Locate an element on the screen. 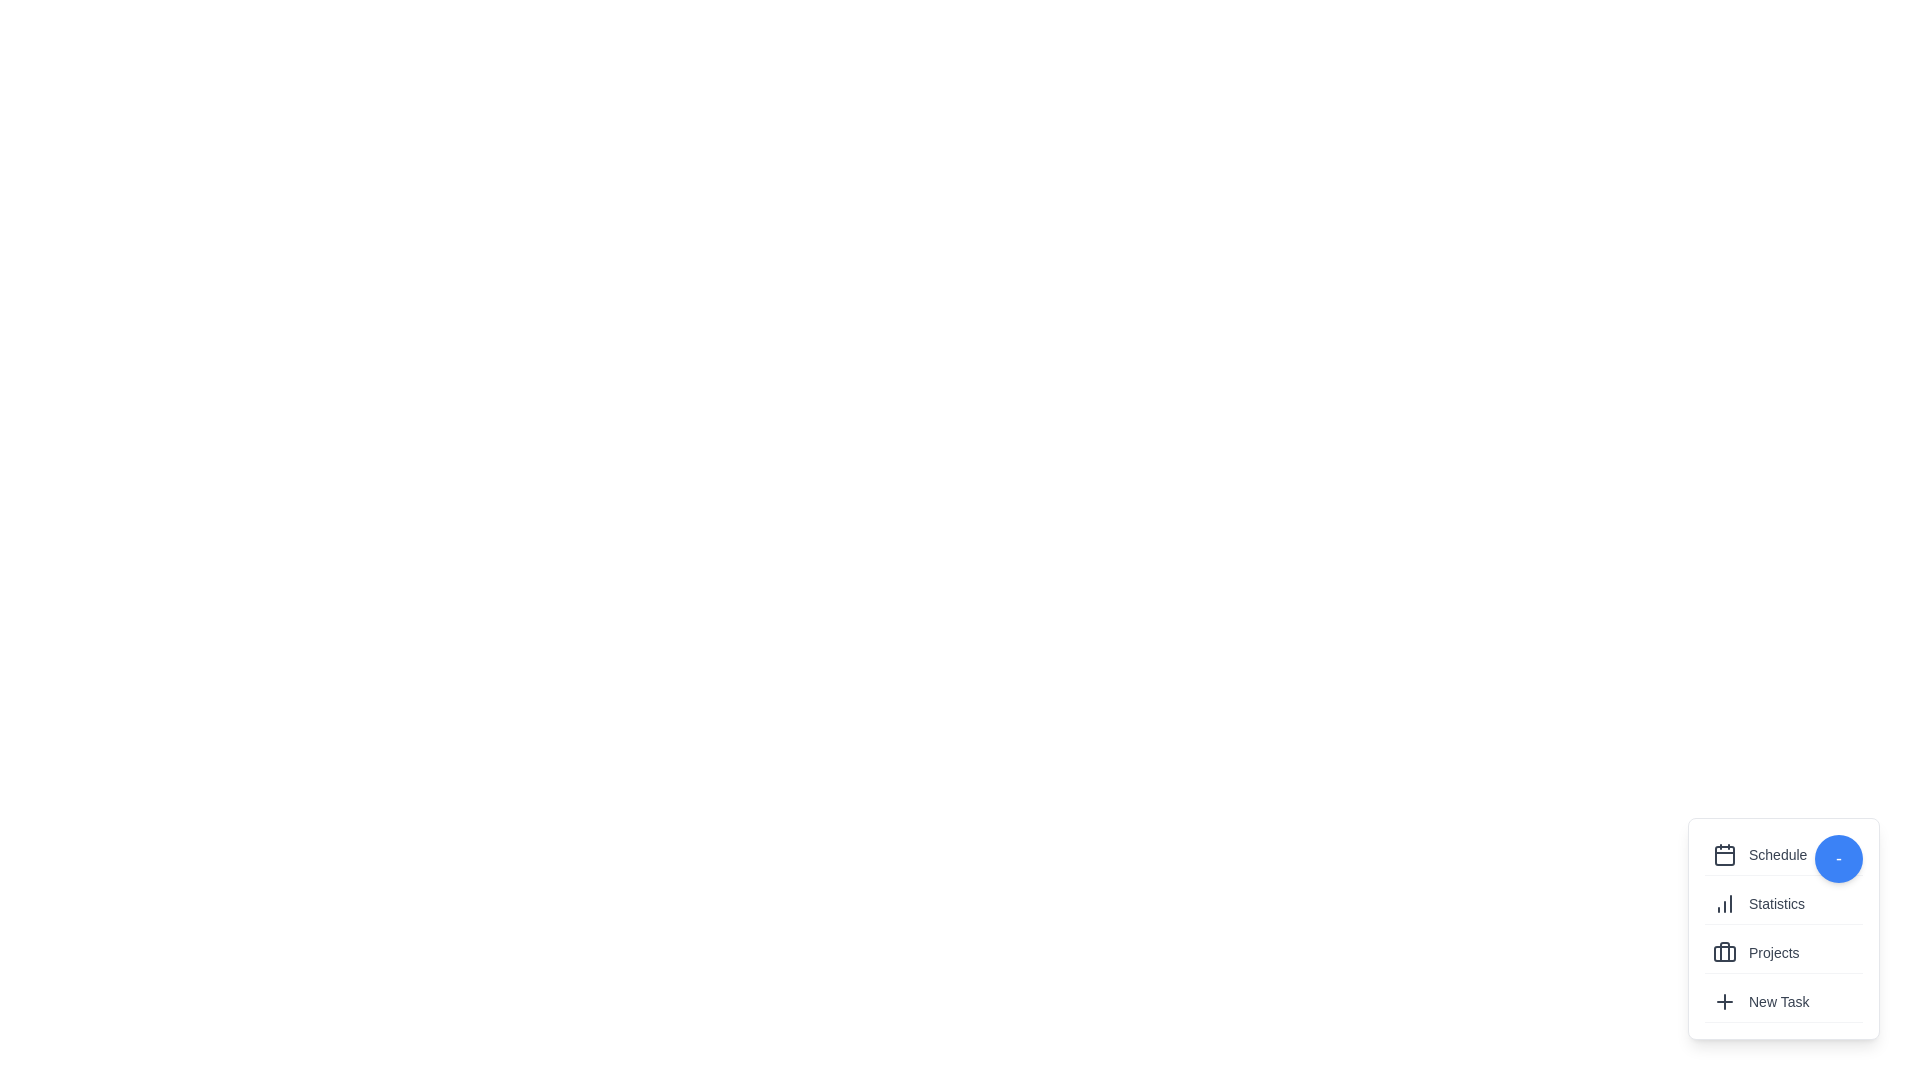 The image size is (1920, 1080). the 'Projects' button which features a briefcase icon on the left and dark gray text on the right, positioned as the third item in a vertical menu is located at coordinates (1784, 952).